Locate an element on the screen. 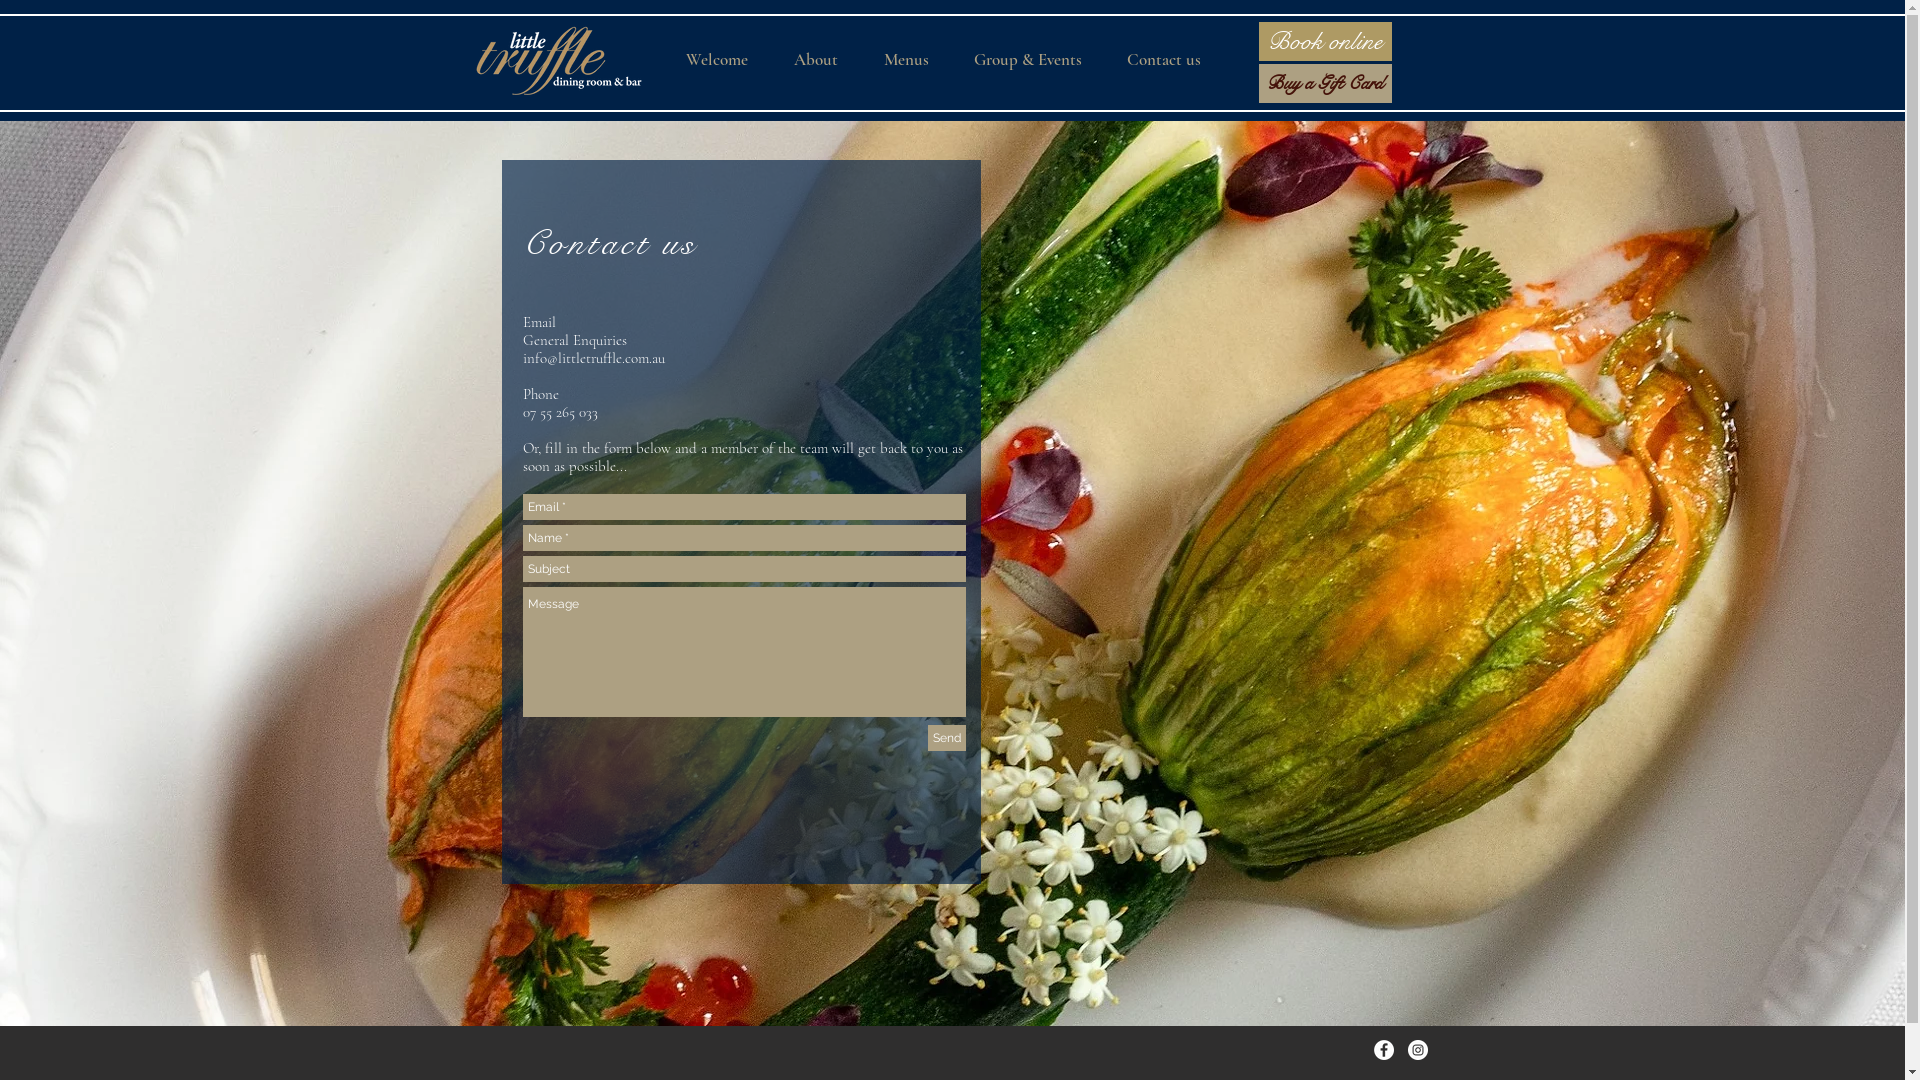 The width and height of the screenshot is (1920, 1080). 'Contact us' is located at coordinates (608, 242).